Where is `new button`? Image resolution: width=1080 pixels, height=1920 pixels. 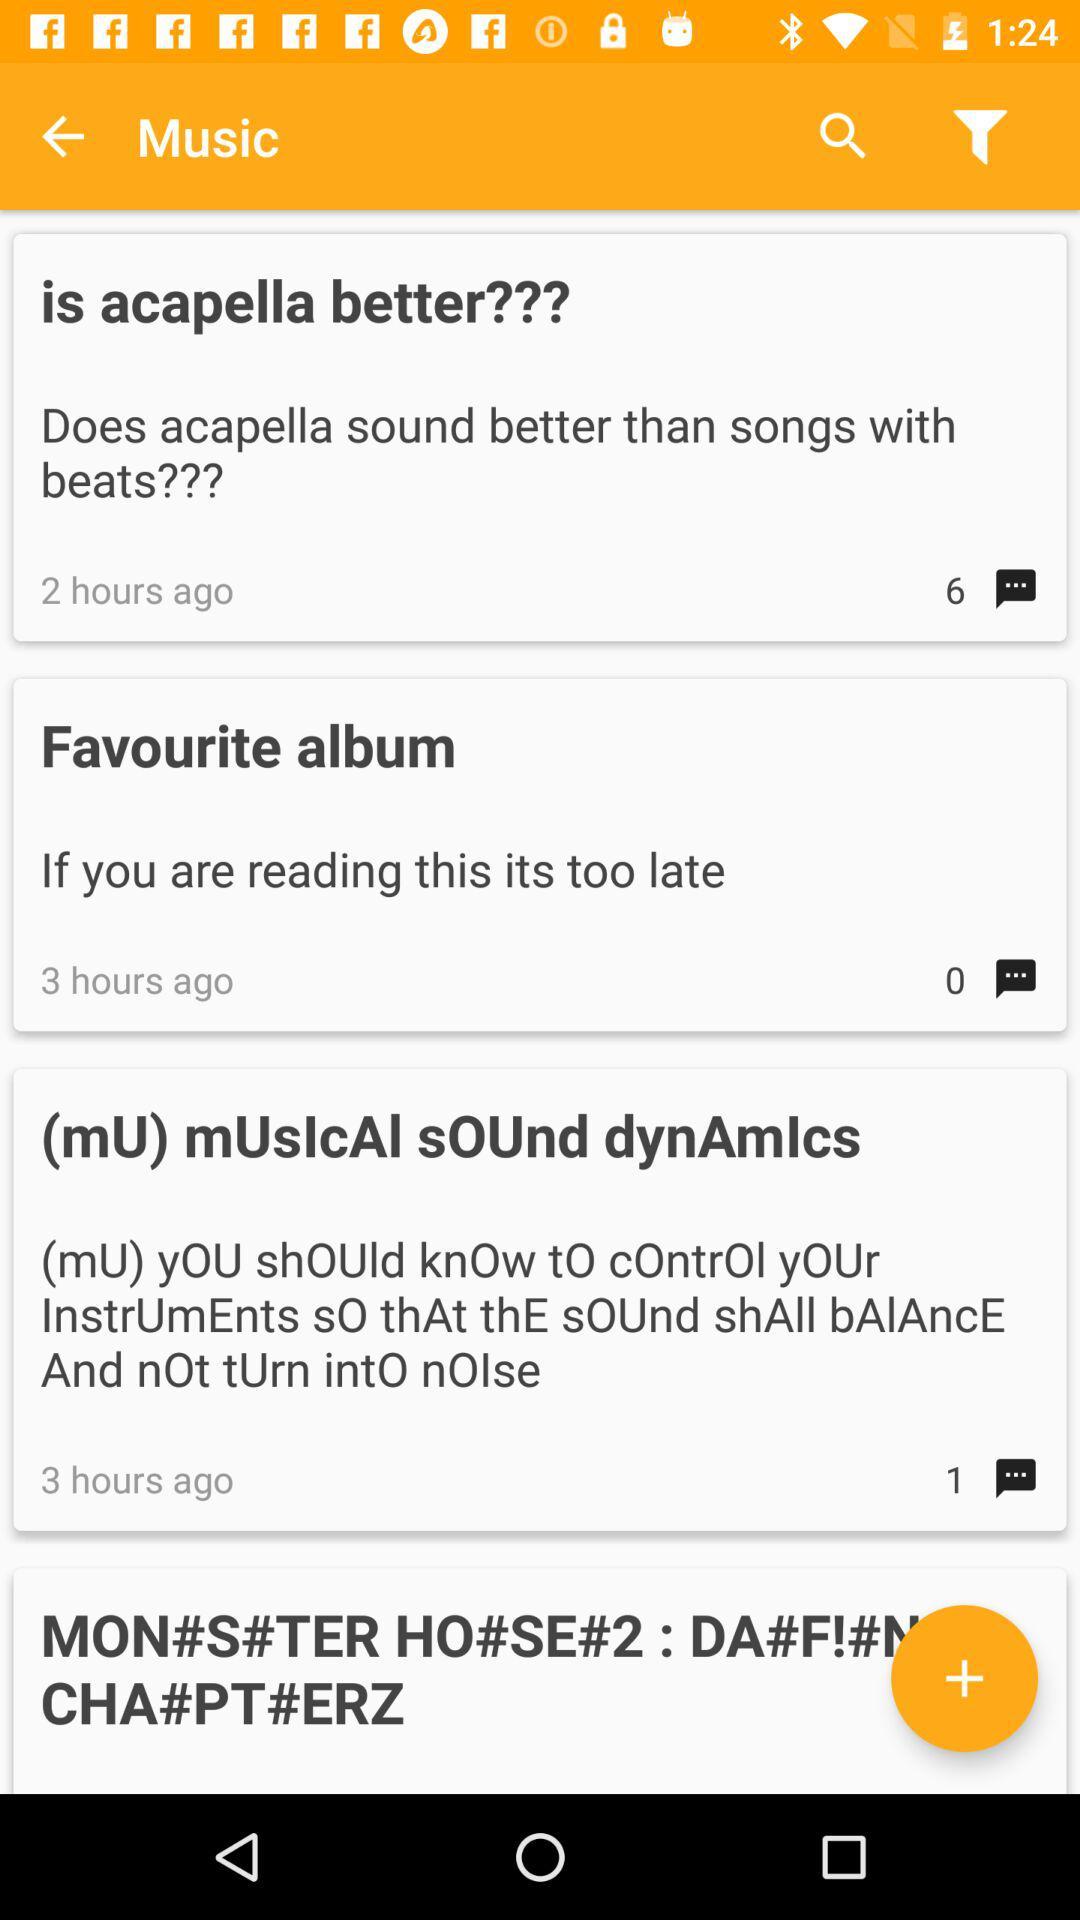
new button is located at coordinates (963, 1678).